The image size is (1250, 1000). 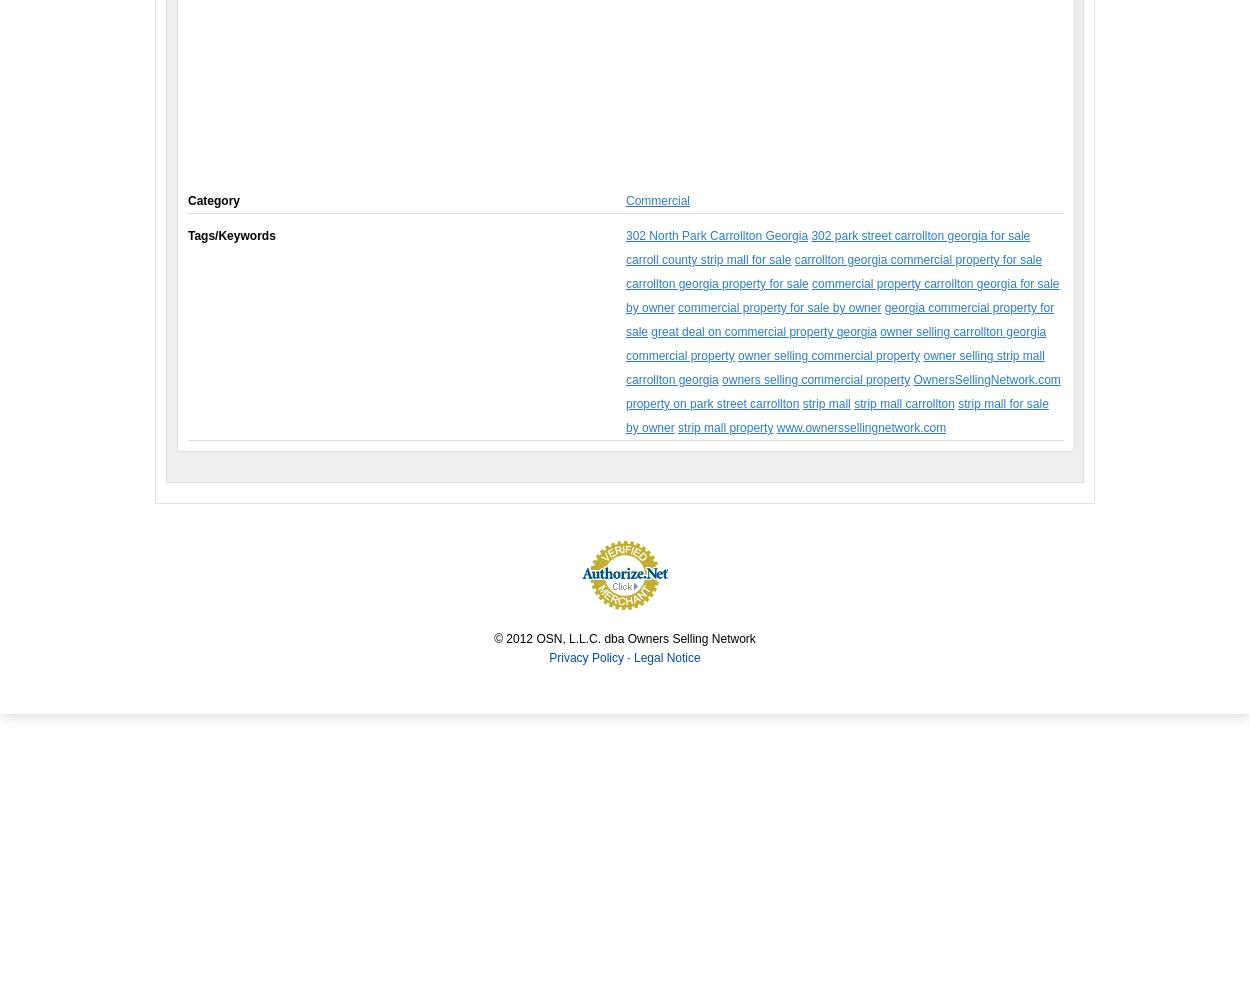 What do you see at coordinates (828, 355) in the screenshot?
I see `'owner selling commercial property'` at bounding box center [828, 355].